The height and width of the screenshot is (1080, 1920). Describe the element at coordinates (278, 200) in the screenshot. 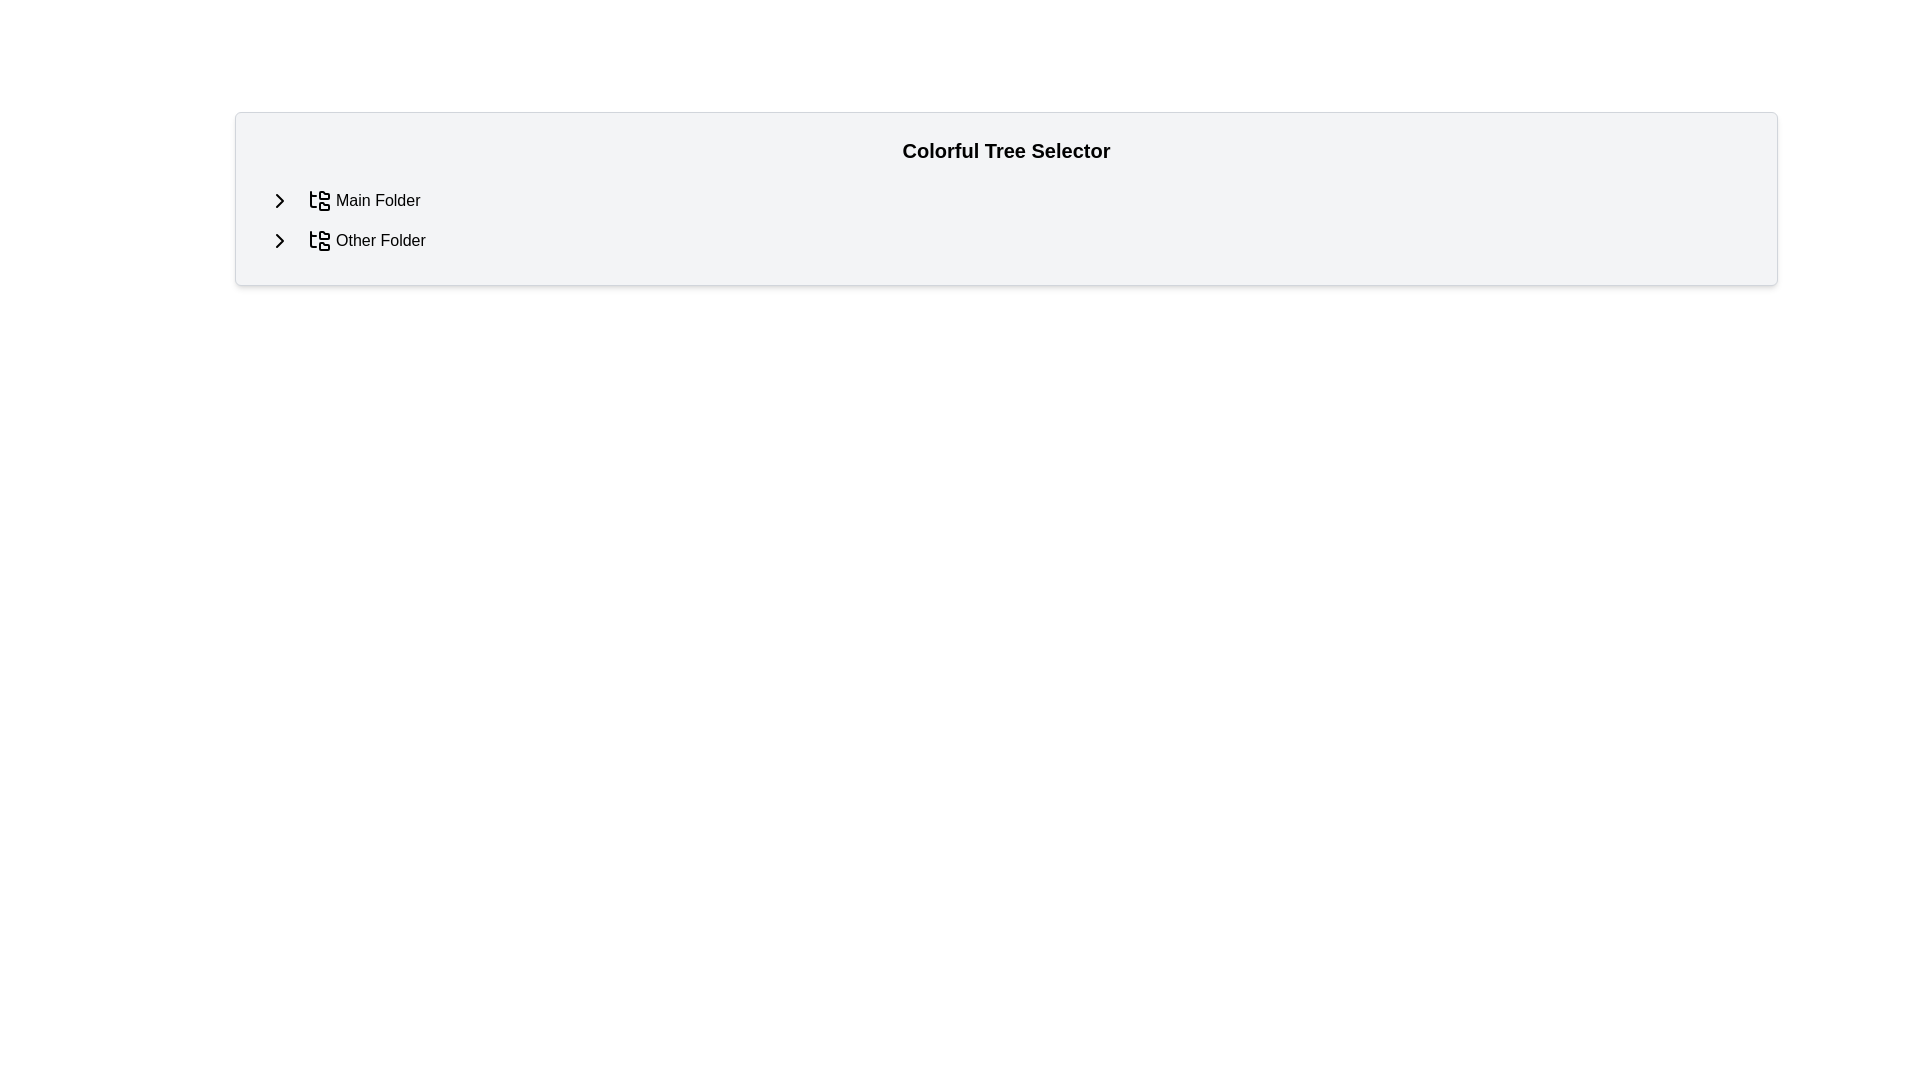

I see `the interactive toggle icon for expanding or collapsing the 'Main Folder', located next to the 'Main Folder' text label` at that location.